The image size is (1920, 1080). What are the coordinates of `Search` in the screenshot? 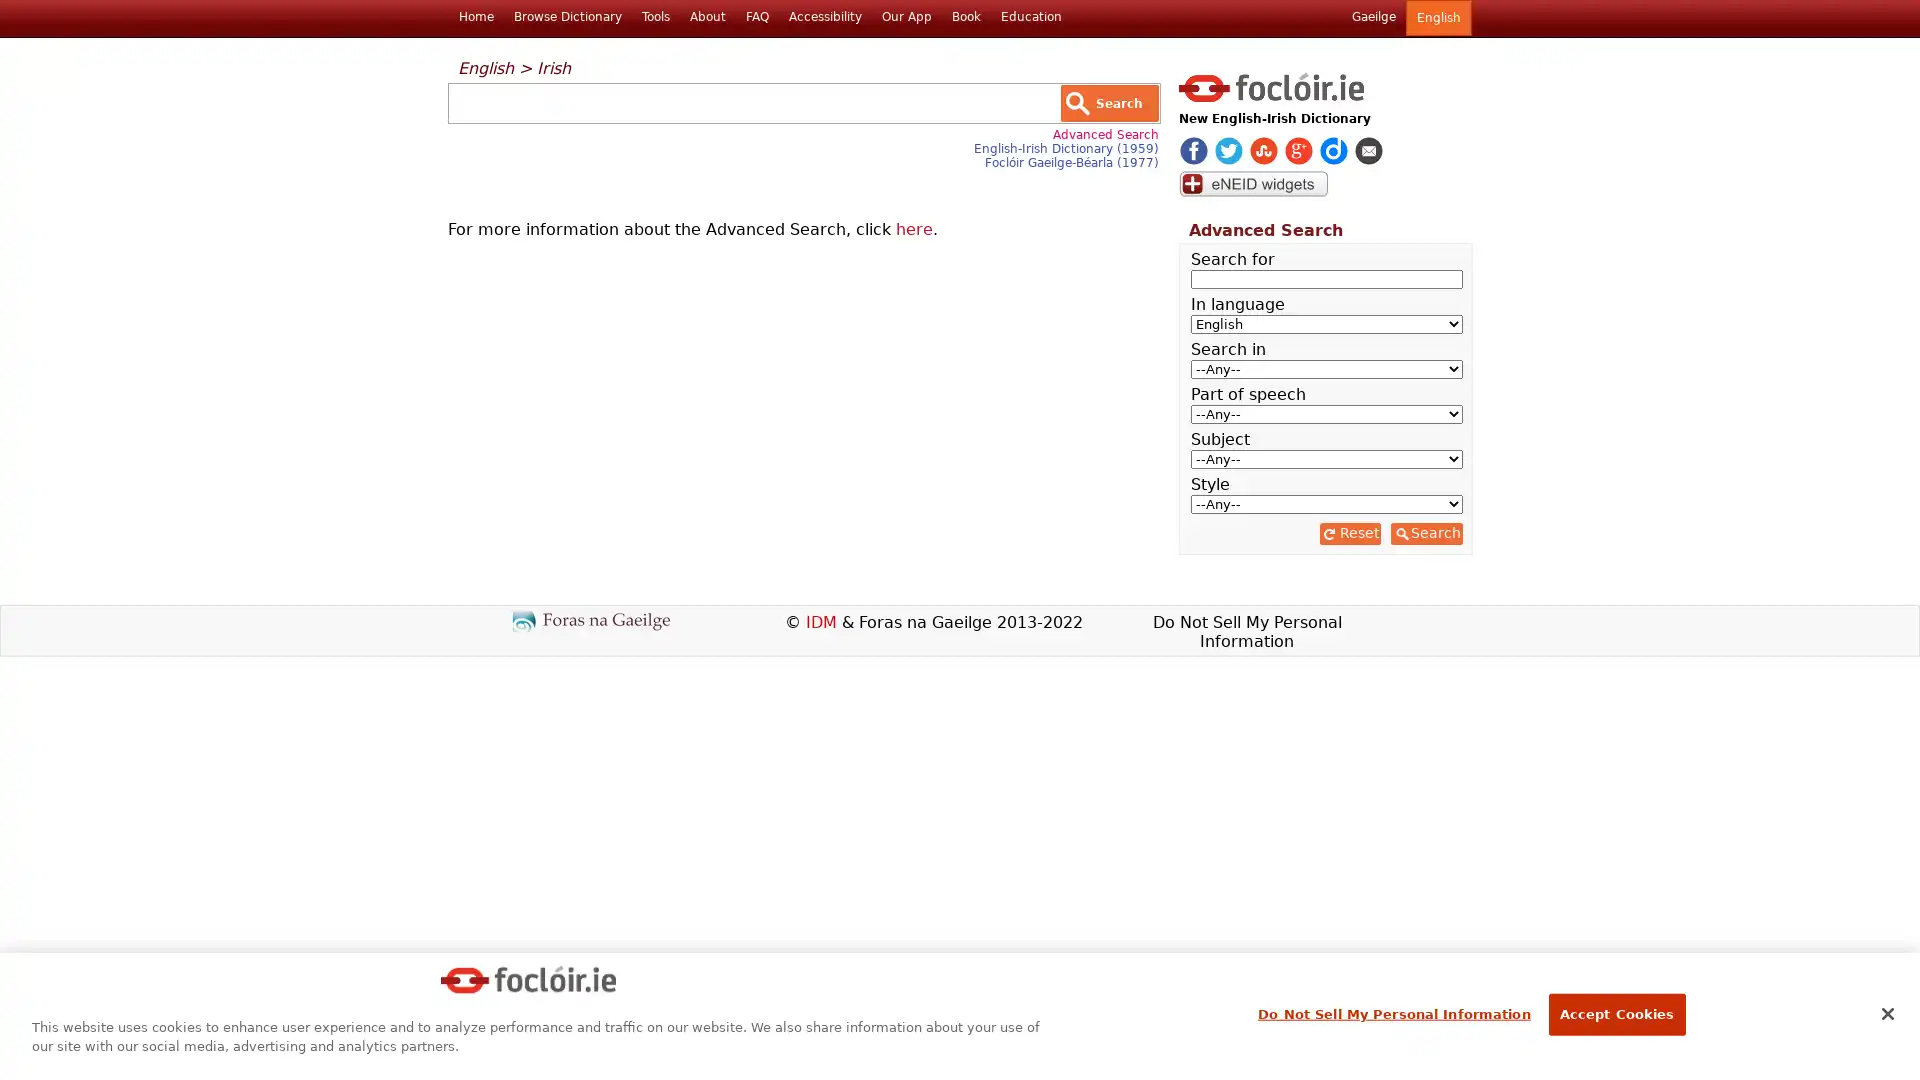 It's located at (1108, 103).